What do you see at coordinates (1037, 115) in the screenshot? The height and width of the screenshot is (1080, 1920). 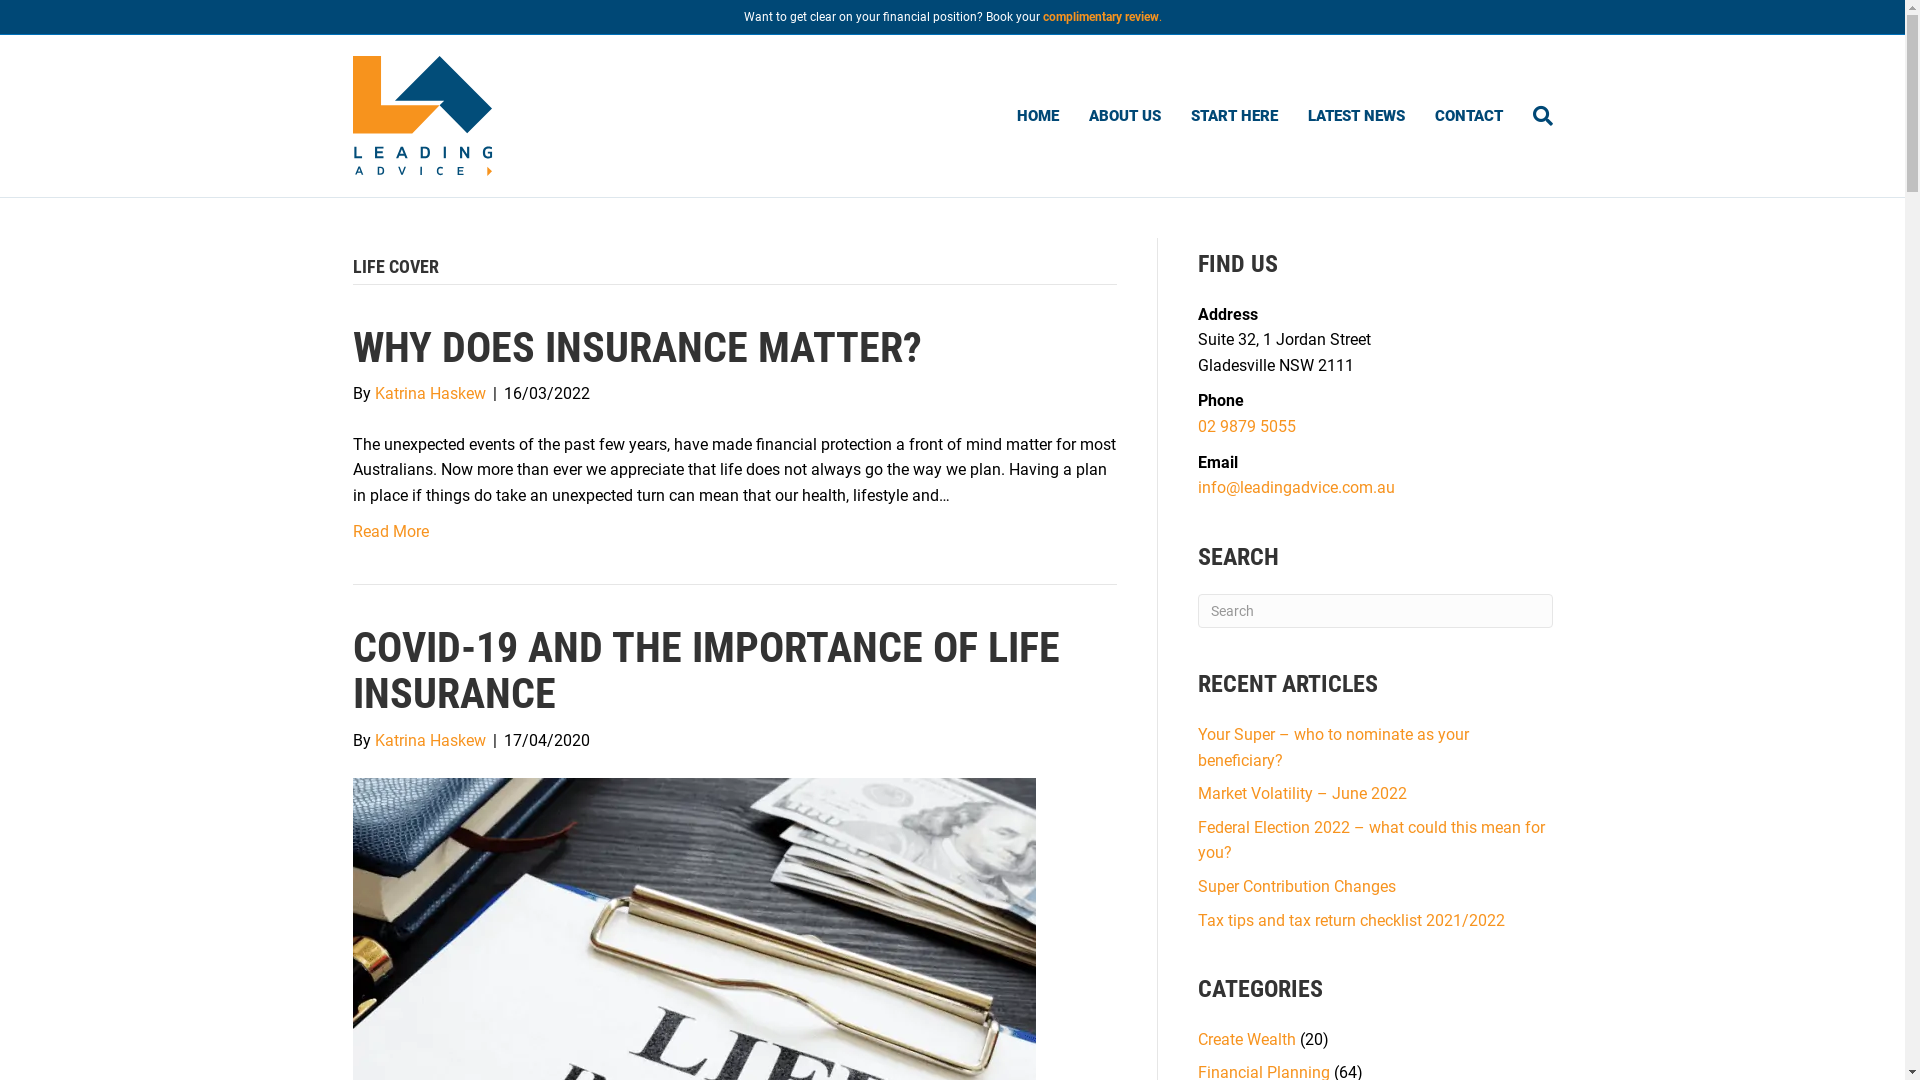 I see `'HOME'` at bounding box center [1037, 115].